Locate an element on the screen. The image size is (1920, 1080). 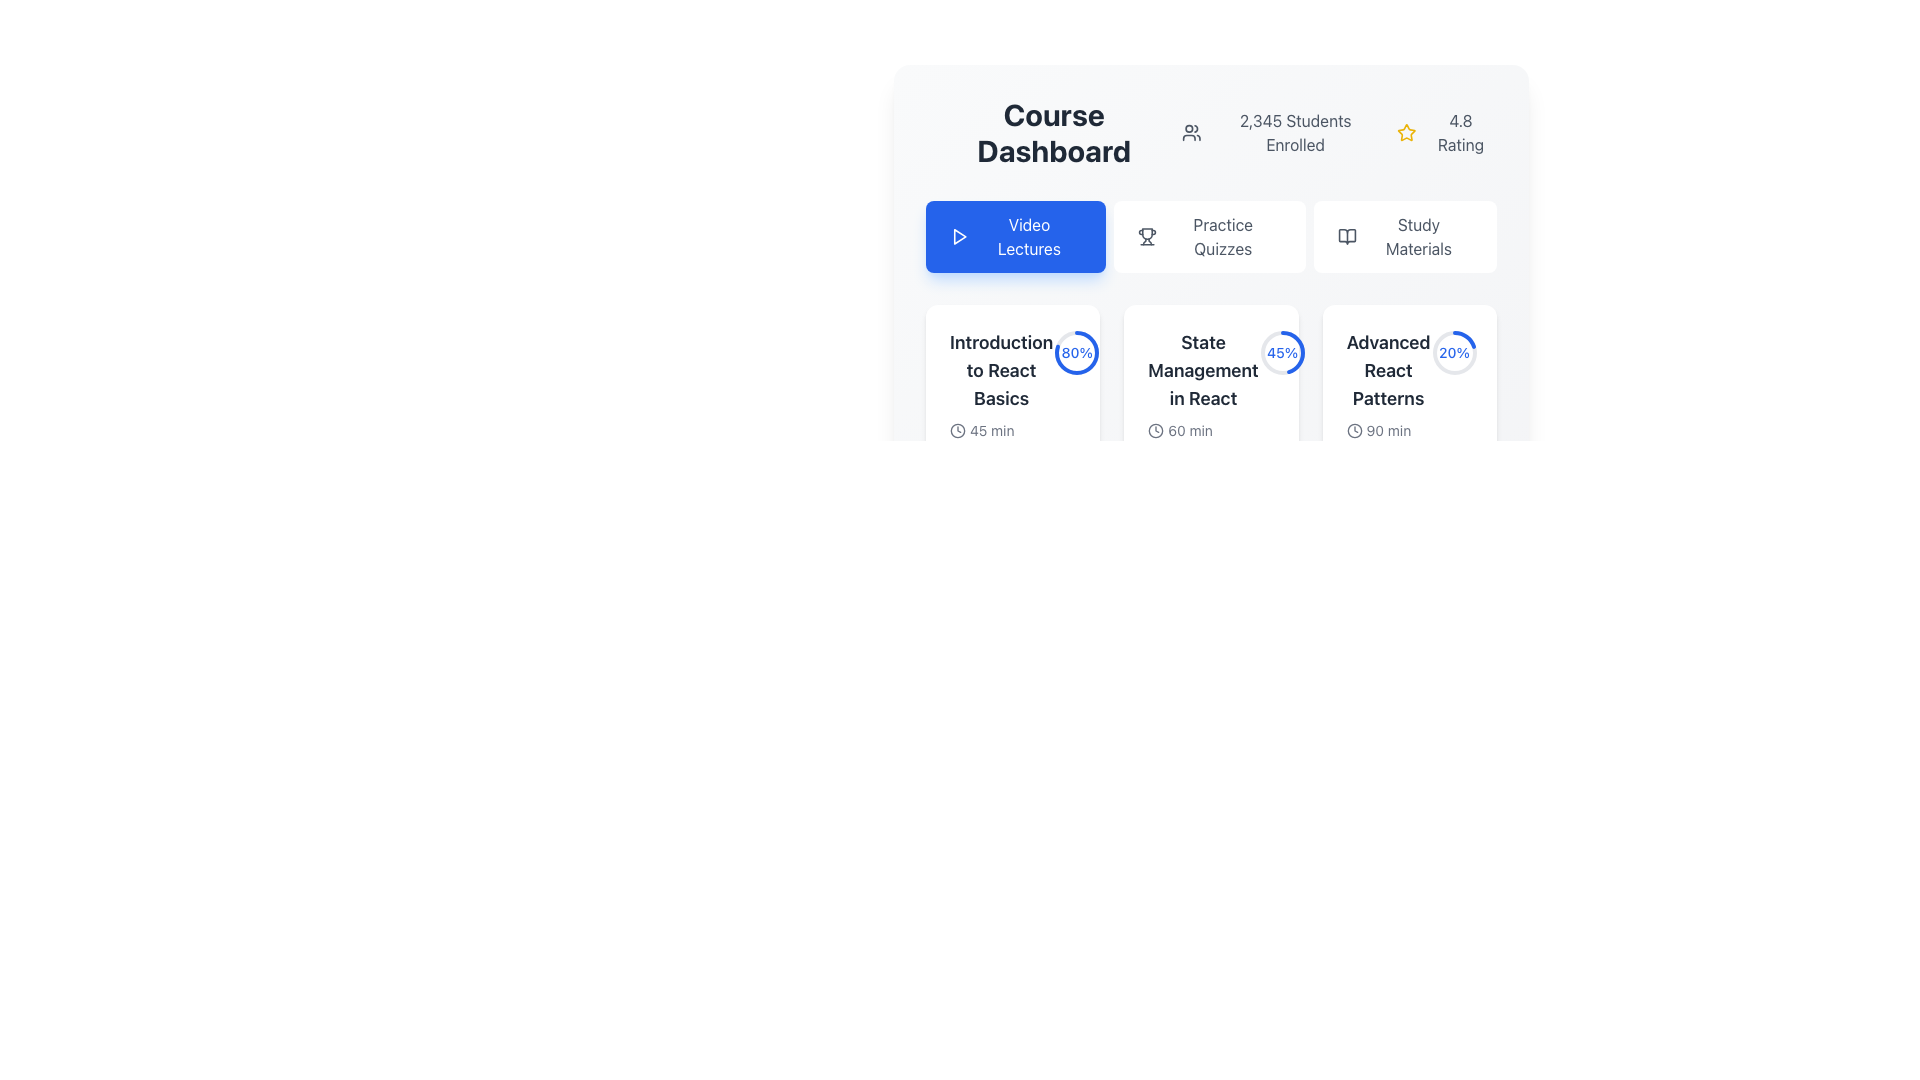
the gray outline clock icon located in the third card under the 'Advanced React Patterns' section, to the left of the '90 min' text is located at coordinates (1354, 430).